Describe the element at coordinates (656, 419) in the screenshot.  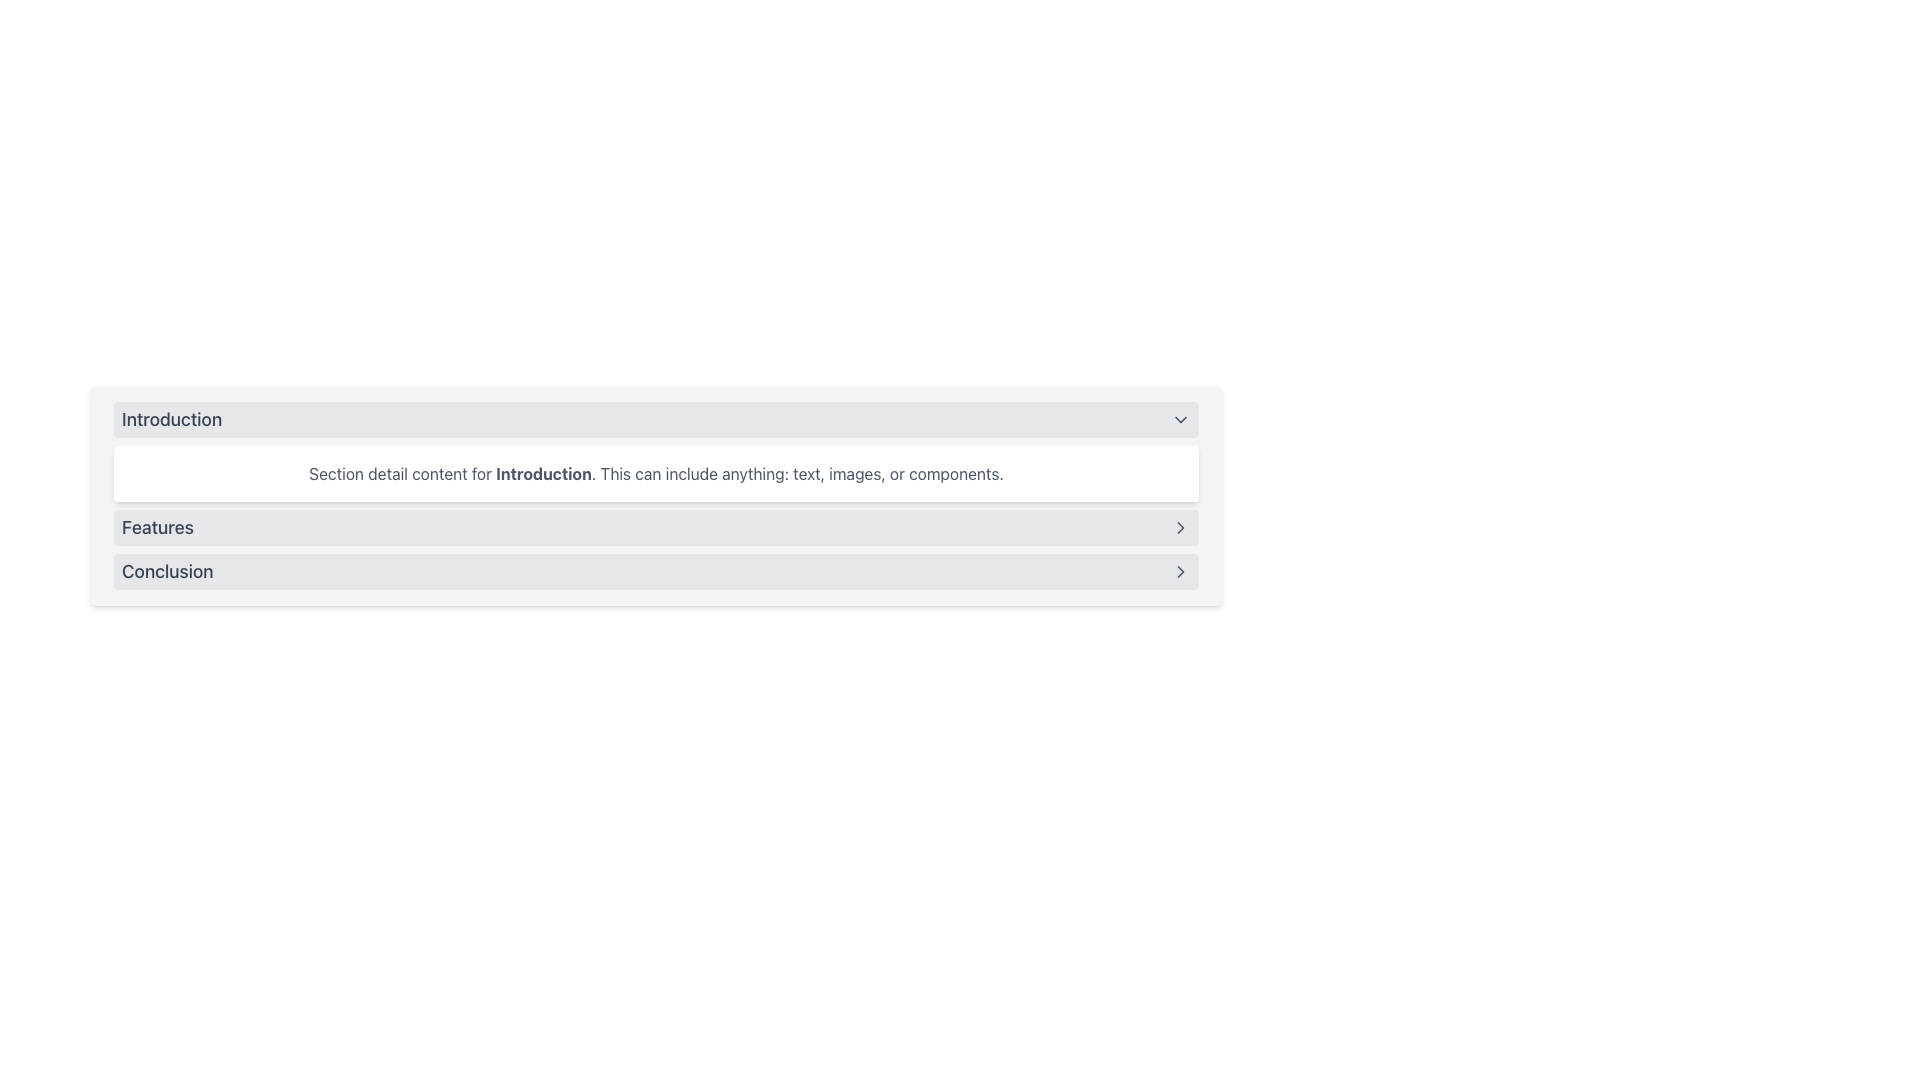
I see `the Accordion Header element labeled 'Introduction' for accessibility interaction` at that location.